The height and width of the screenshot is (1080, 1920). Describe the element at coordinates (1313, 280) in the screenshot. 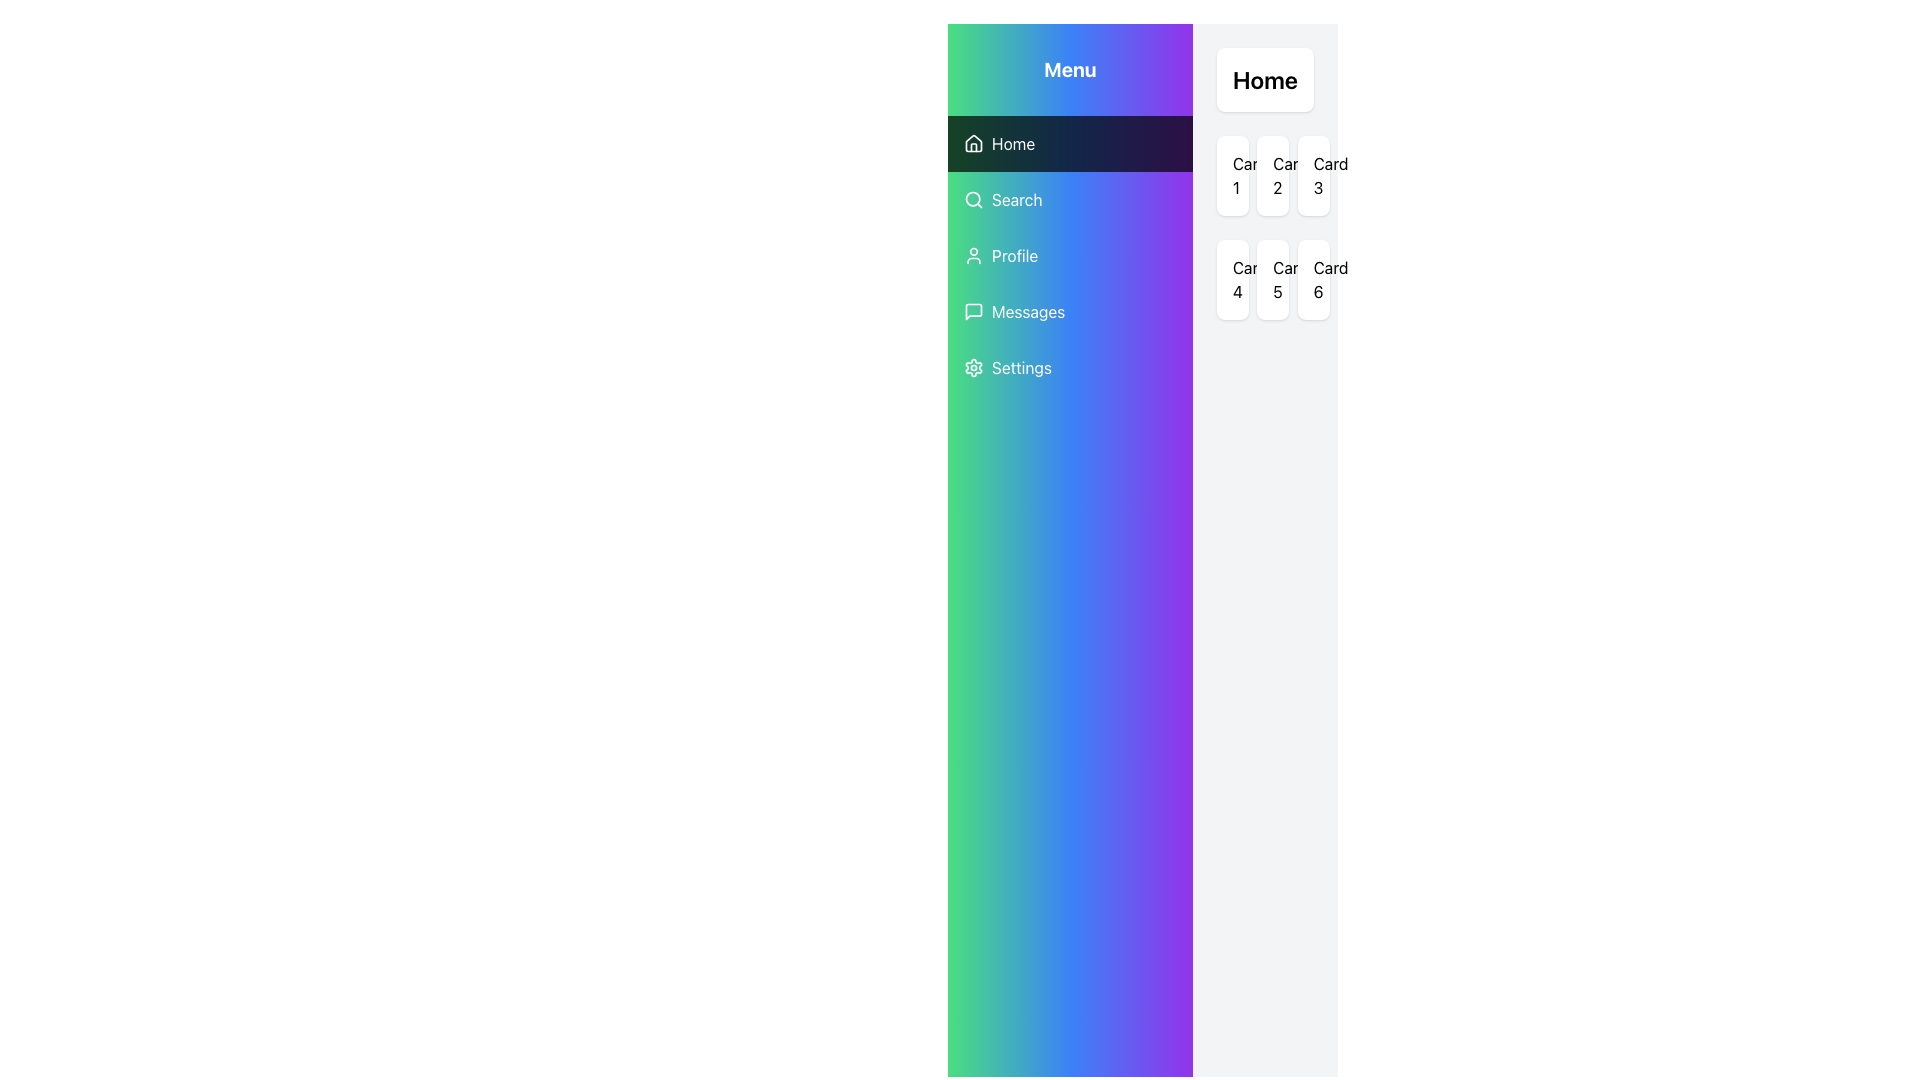

I see `the Static Card labeled 'Card 6', which is the third card in the second row of a grid layout` at that location.